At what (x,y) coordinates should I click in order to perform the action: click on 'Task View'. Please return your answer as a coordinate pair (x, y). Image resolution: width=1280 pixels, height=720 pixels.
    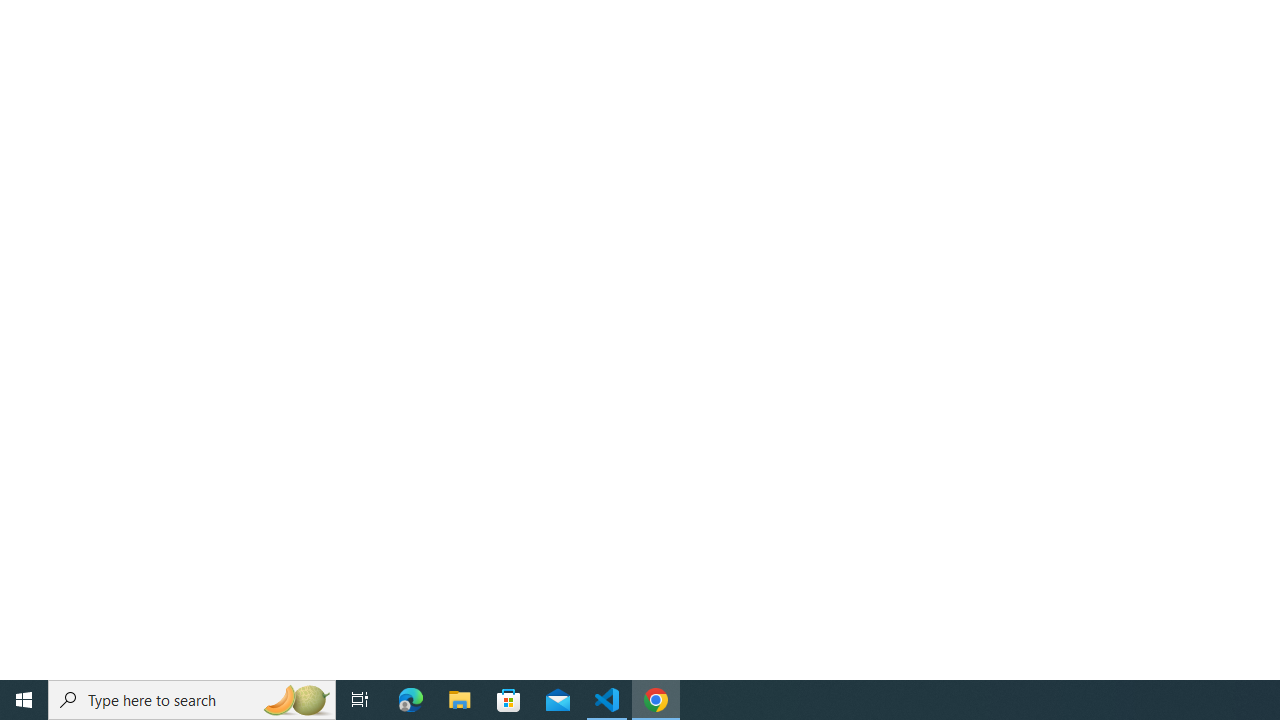
    Looking at the image, I should click on (359, 698).